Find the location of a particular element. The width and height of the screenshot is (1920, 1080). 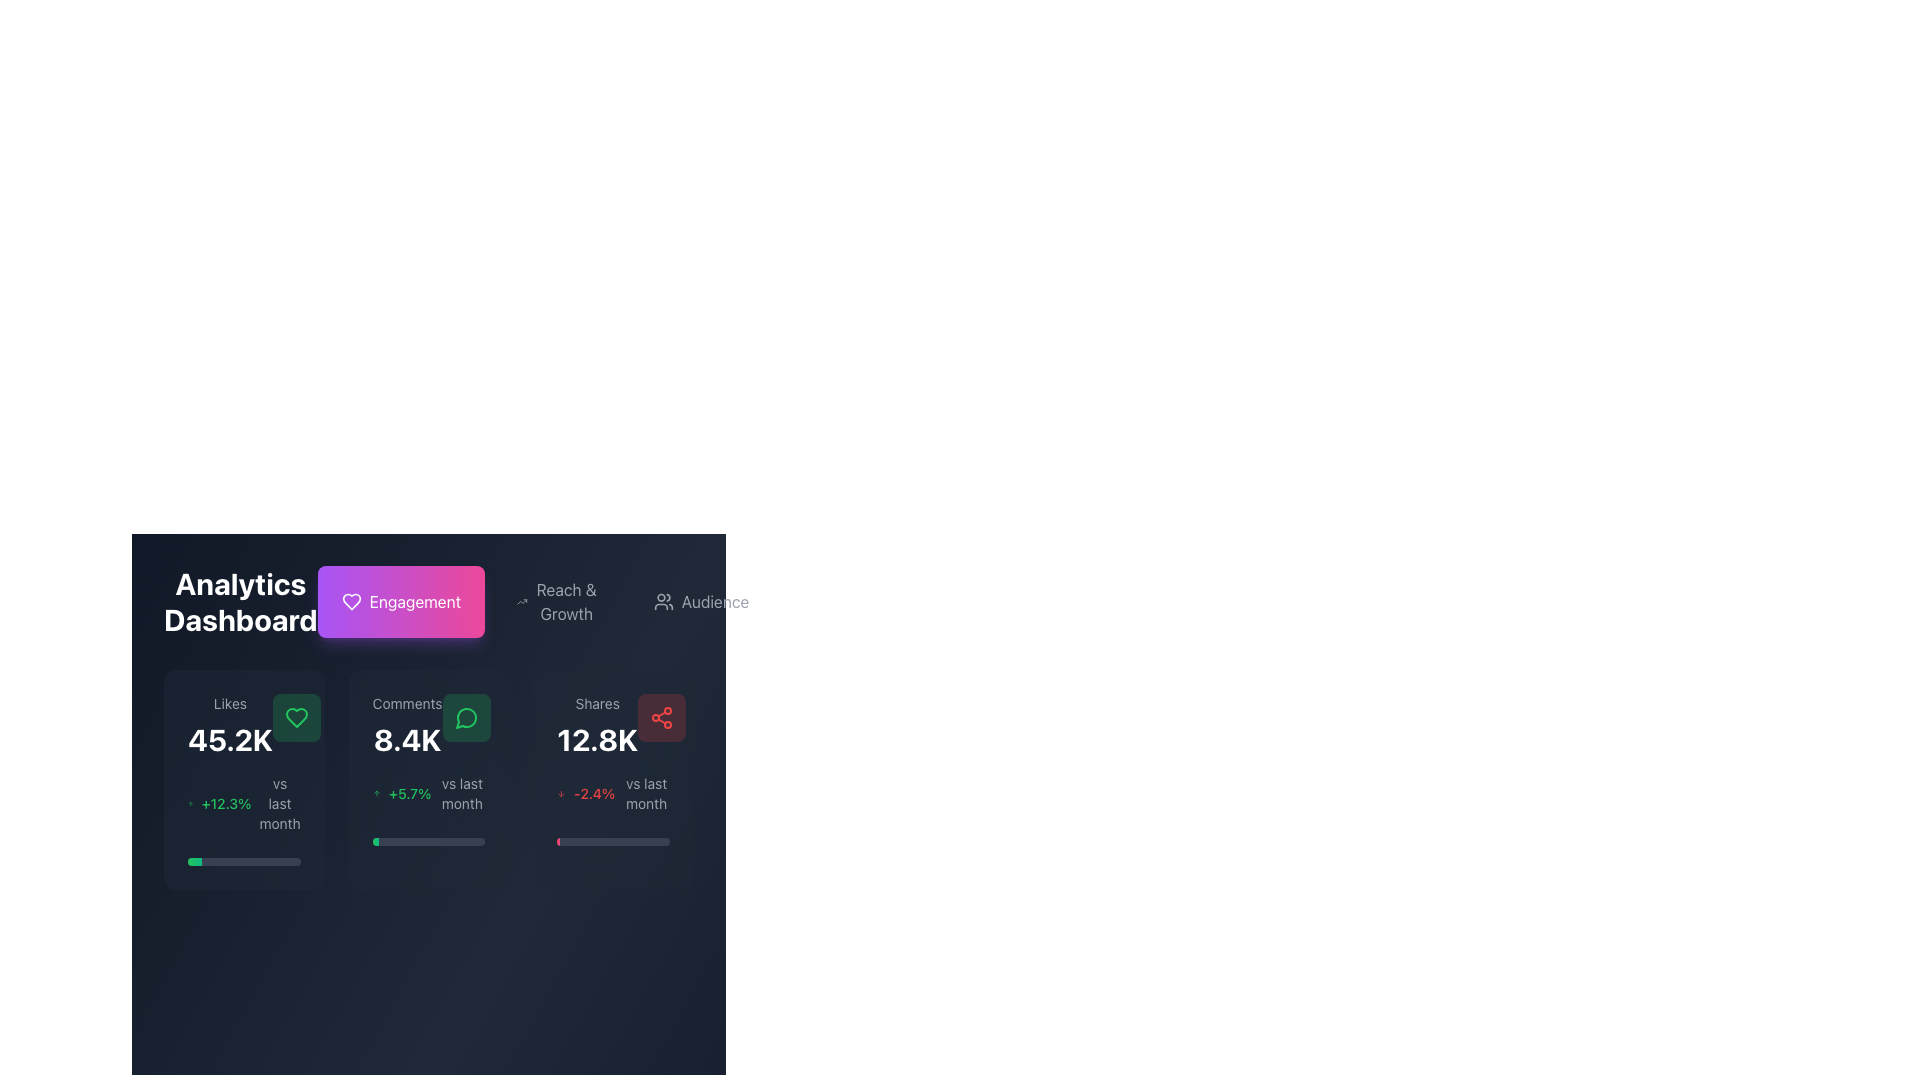

the static text label displaying 'vs last month', which is located below the '+12.3%' text in the Likes section of the Analytics Dashboard is located at coordinates (279, 802).